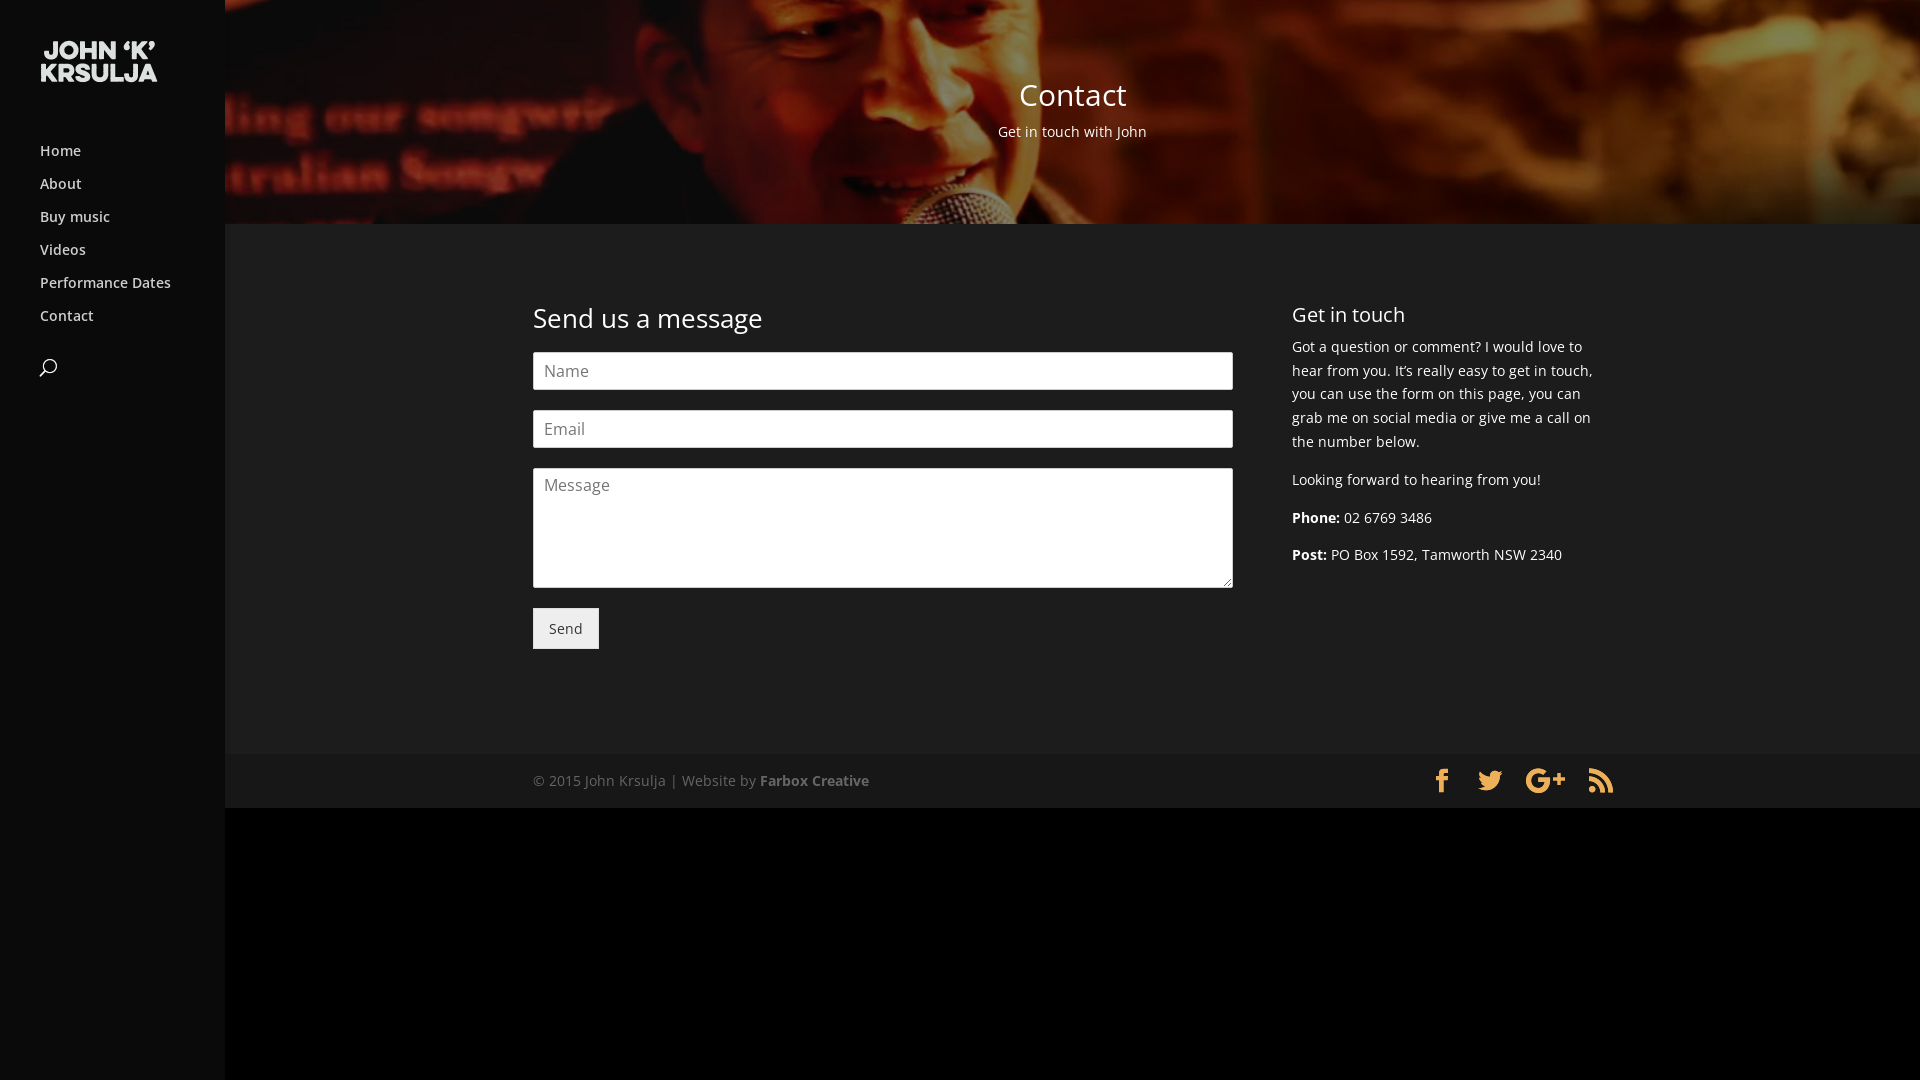 Image resolution: width=1920 pixels, height=1080 pixels. Describe the element at coordinates (814, 779) in the screenshot. I see `'Farbox Creative'` at that location.